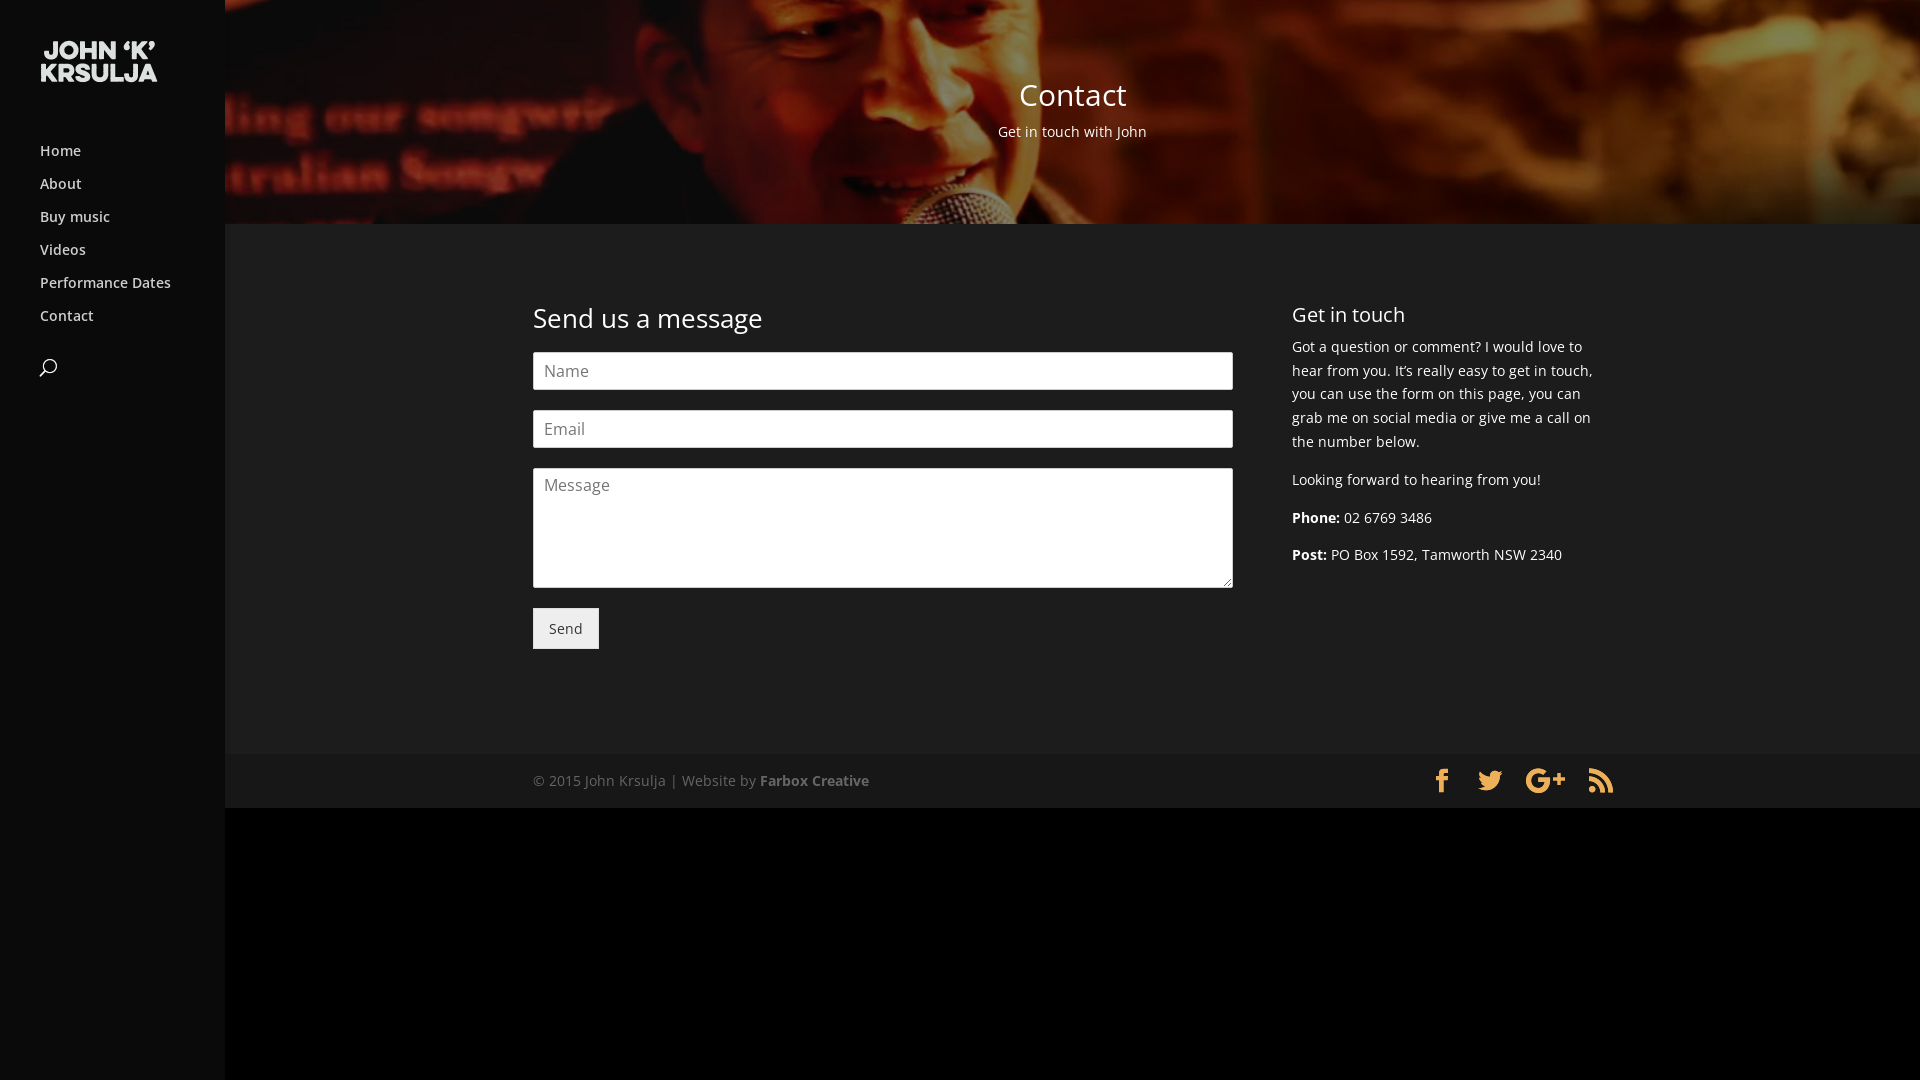 Image resolution: width=1920 pixels, height=1080 pixels. Describe the element at coordinates (814, 779) in the screenshot. I see `'Farbox Creative'` at that location.